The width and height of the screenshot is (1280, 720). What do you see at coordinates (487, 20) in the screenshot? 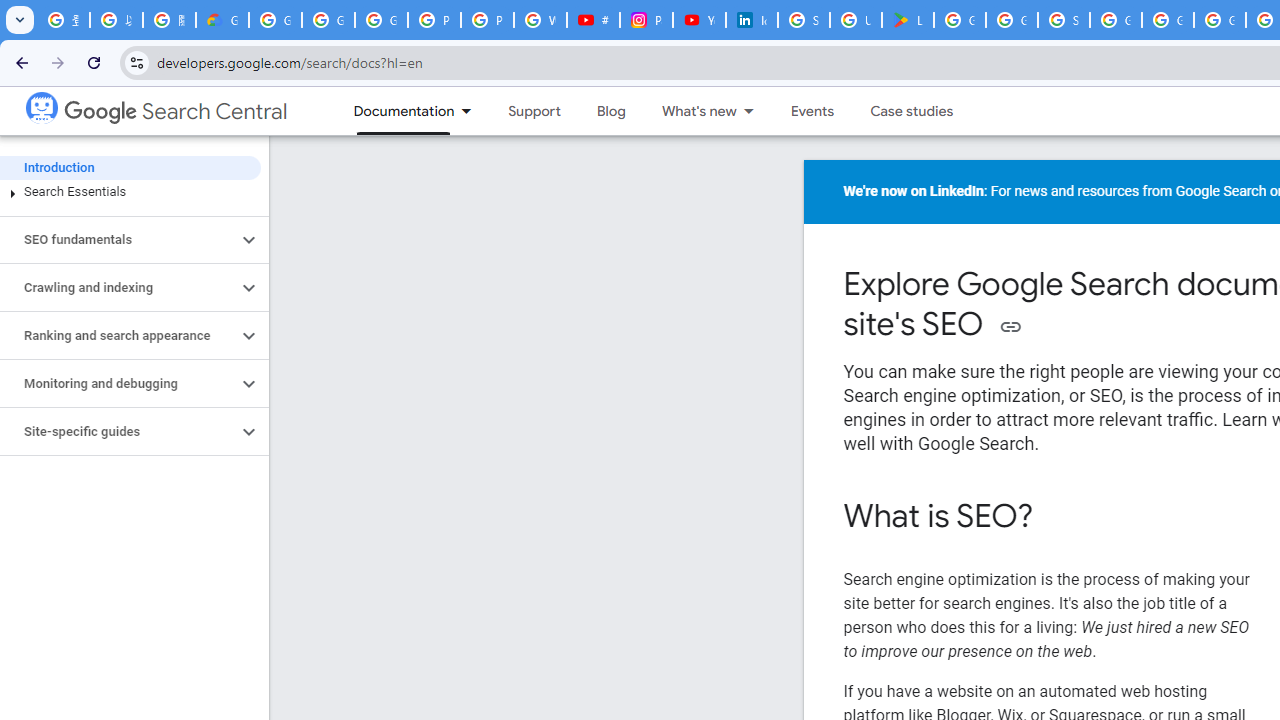
I see `'Privacy Help Center - Policies Help'` at bounding box center [487, 20].